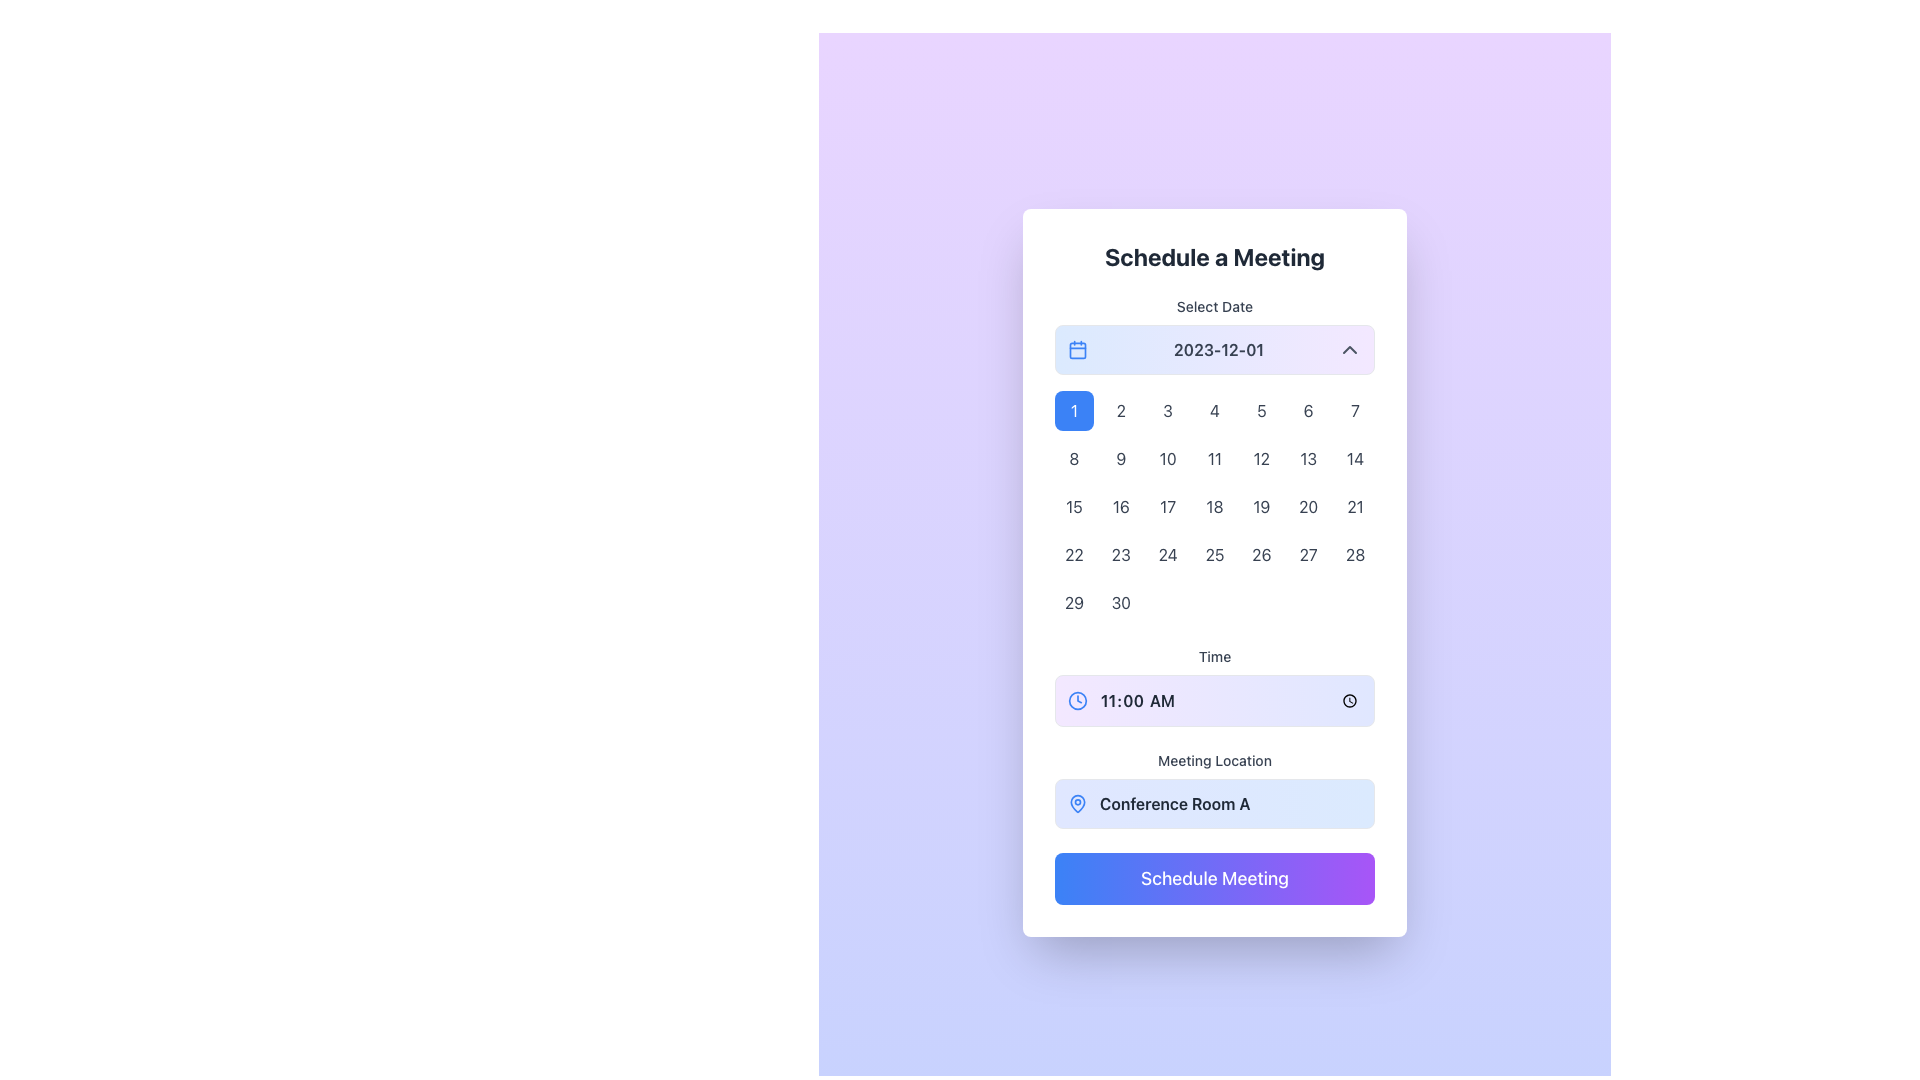  What do you see at coordinates (1355, 505) in the screenshot?
I see `the button representing the specific date in the last column of the third row of the calendar grid` at bounding box center [1355, 505].